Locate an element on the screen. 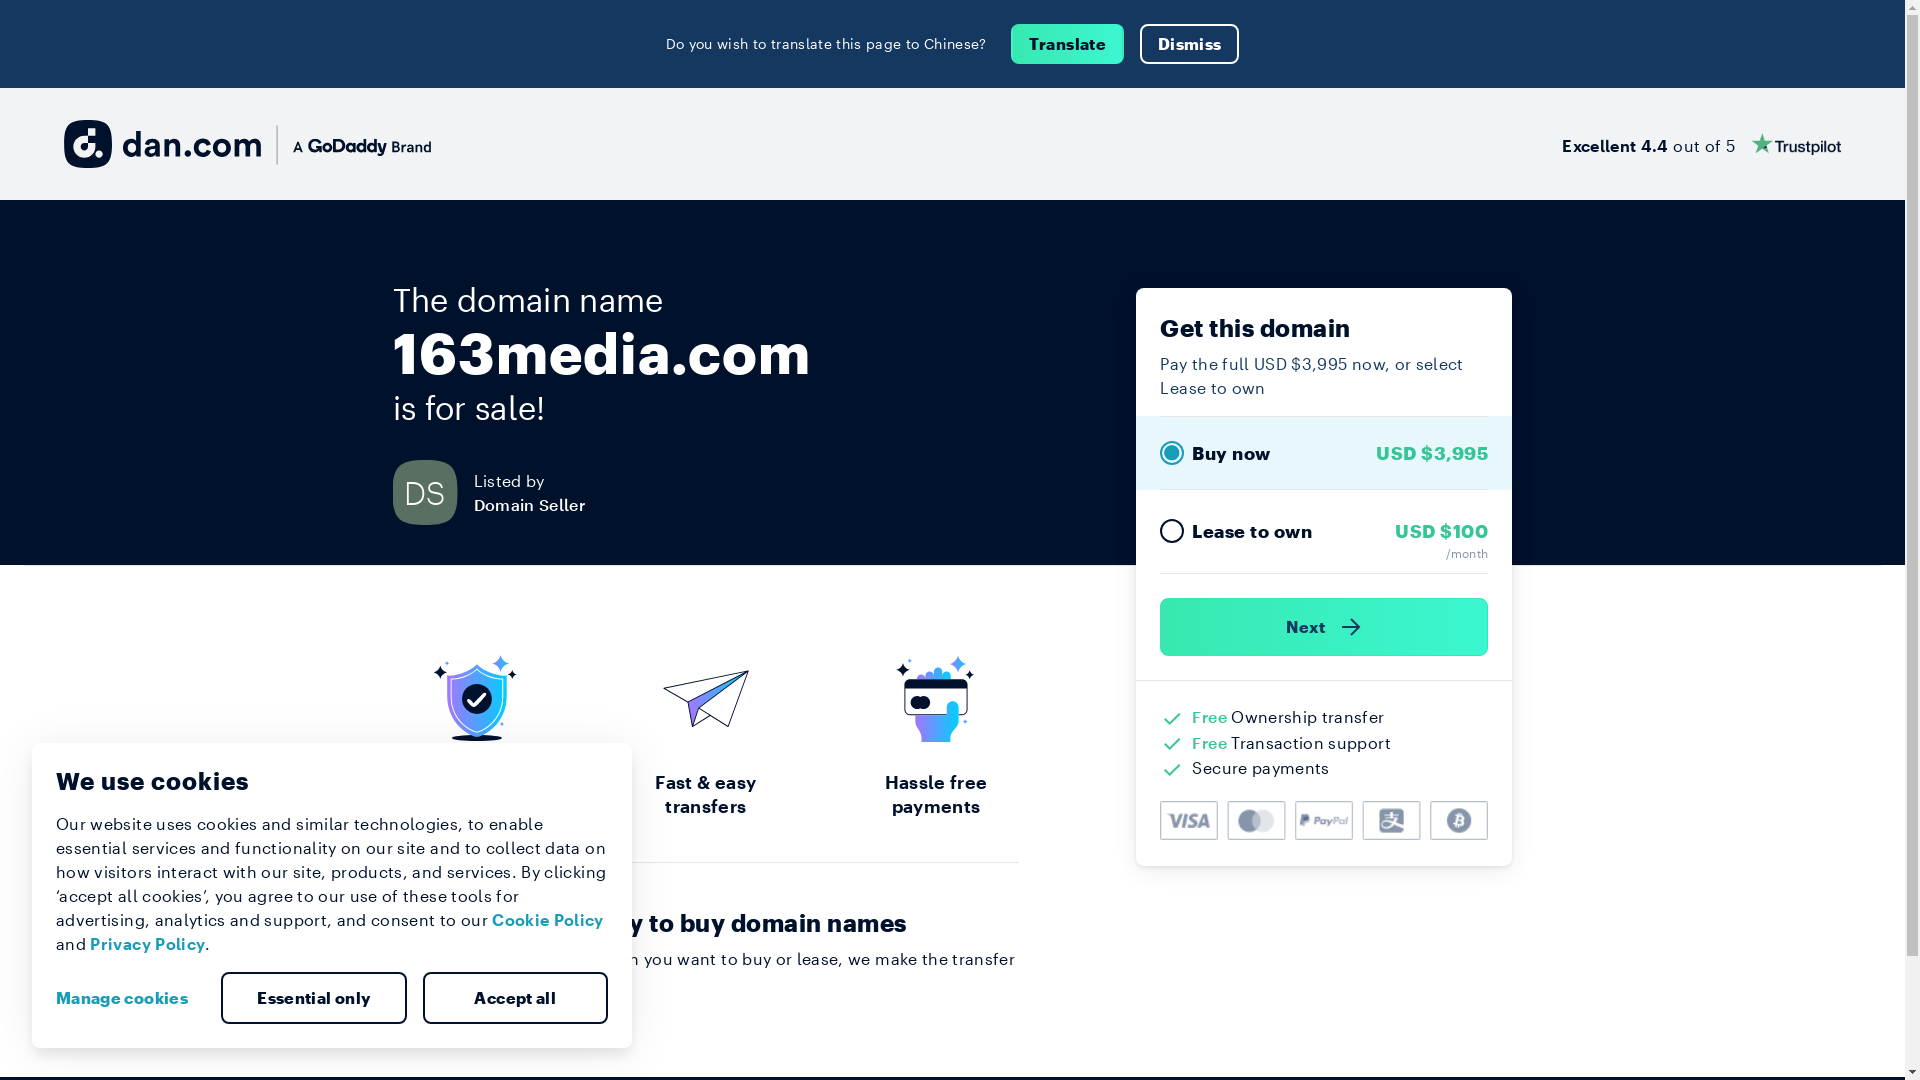  'Excellent 4.4 out of 5' is located at coordinates (1700, 142).